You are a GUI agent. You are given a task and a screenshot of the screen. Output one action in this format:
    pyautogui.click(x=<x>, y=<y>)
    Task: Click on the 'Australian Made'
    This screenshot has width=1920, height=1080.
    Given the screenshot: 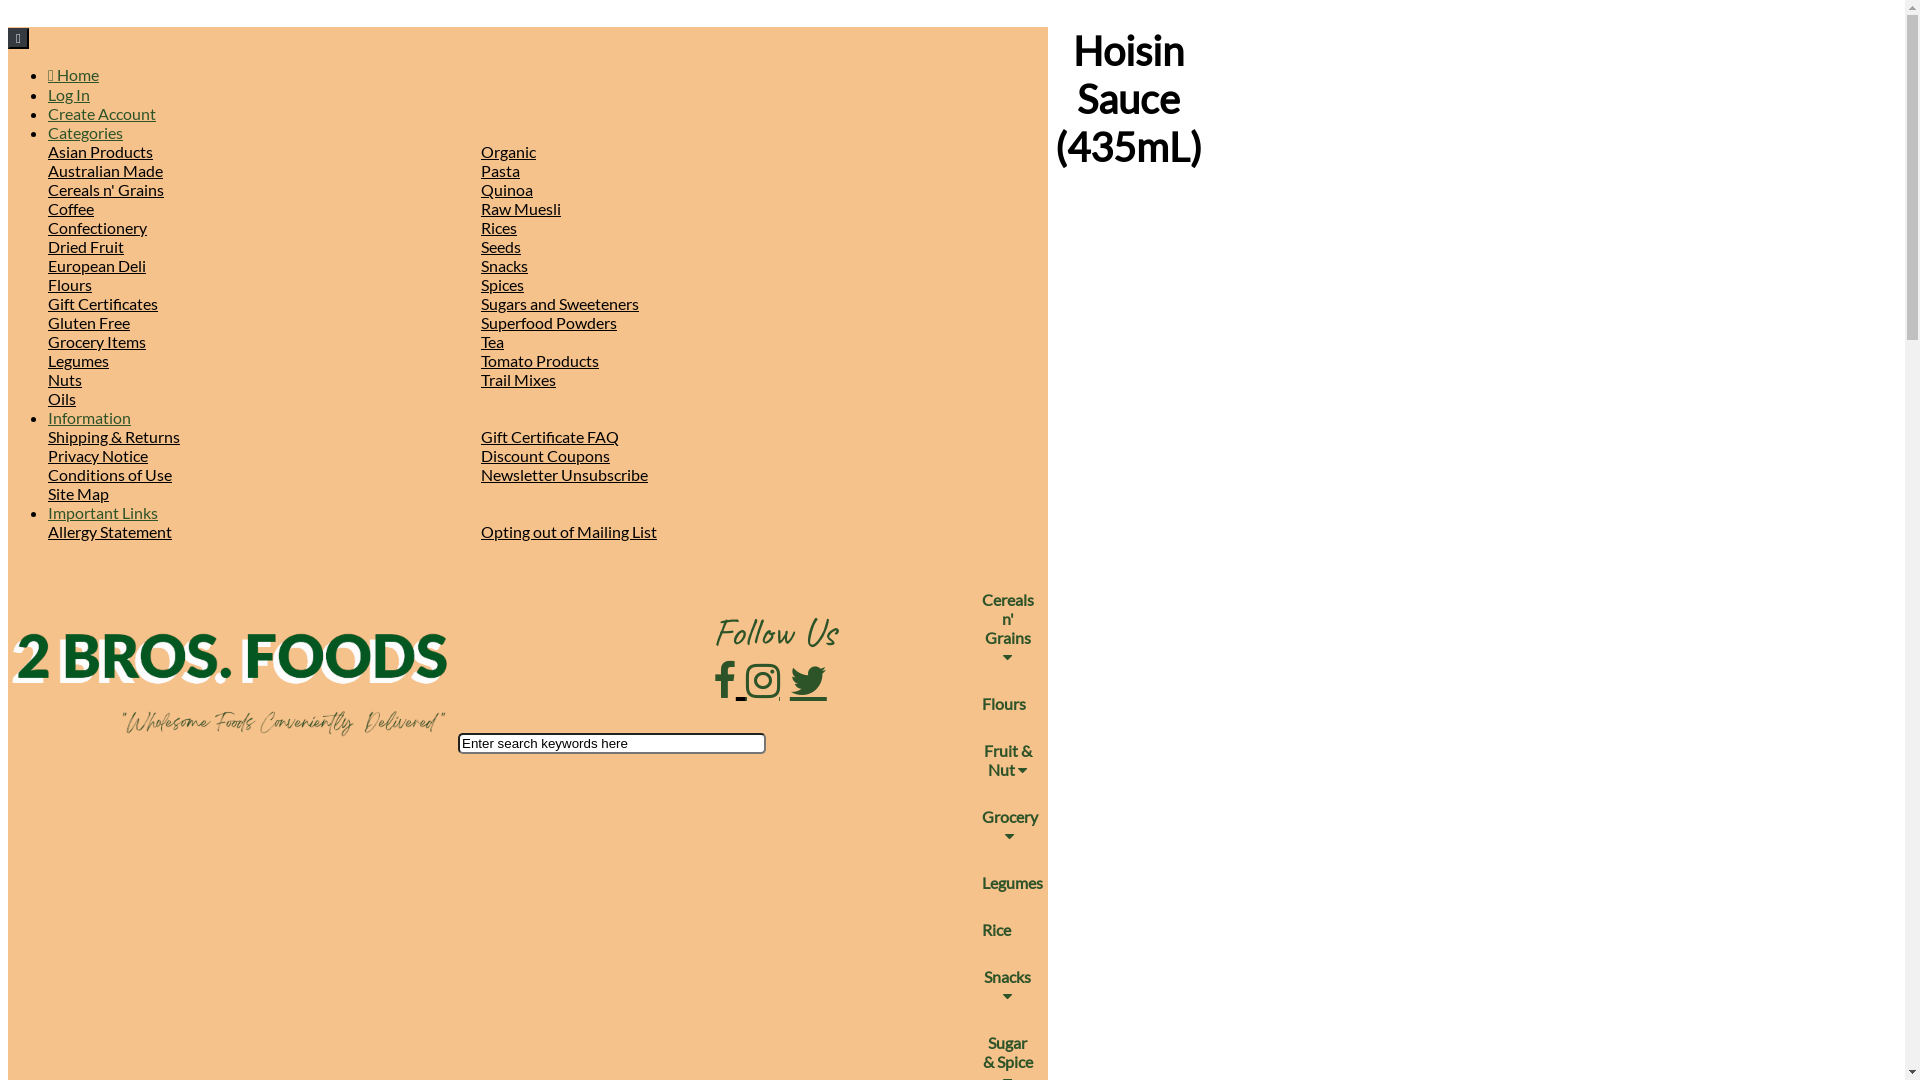 What is the action you would take?
    pyautogui.click(x=48, y=169)
    